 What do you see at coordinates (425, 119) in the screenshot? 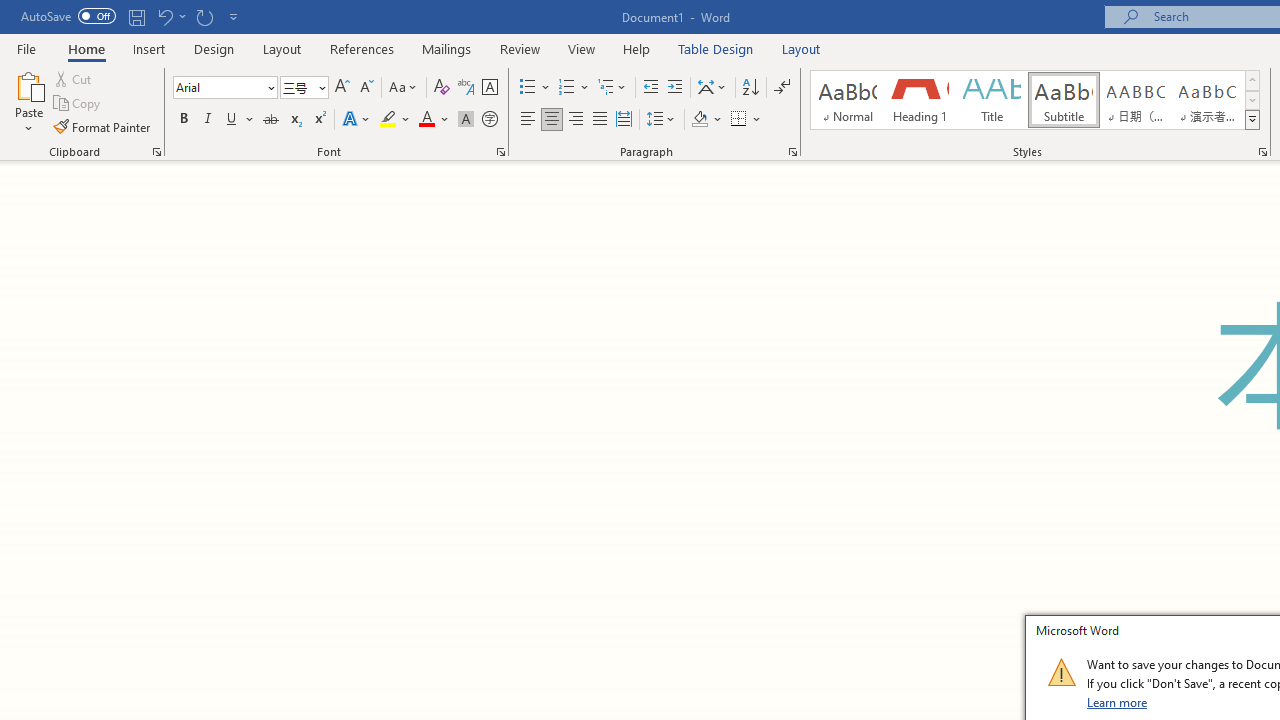
I see `'Font Color Red'` at bounding box center [425, 119].